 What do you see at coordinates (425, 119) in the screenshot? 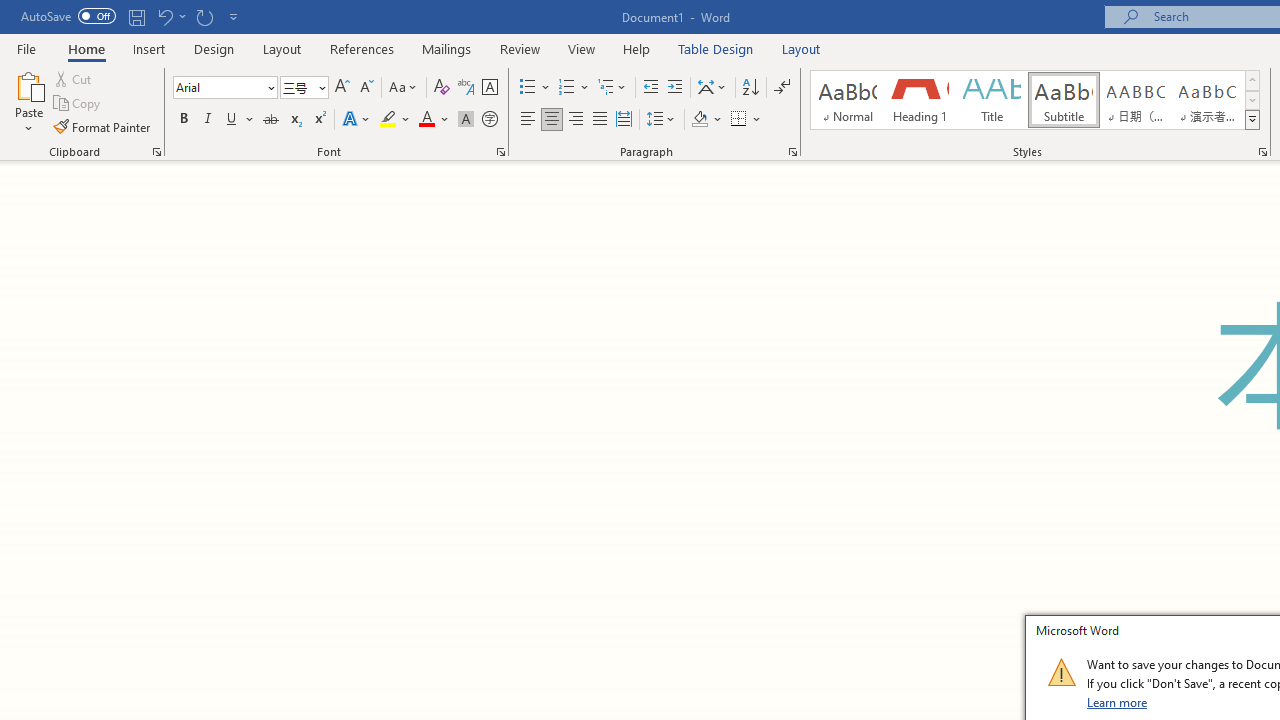
I see `'Font Color Red'` at bounding box center [425, 119].